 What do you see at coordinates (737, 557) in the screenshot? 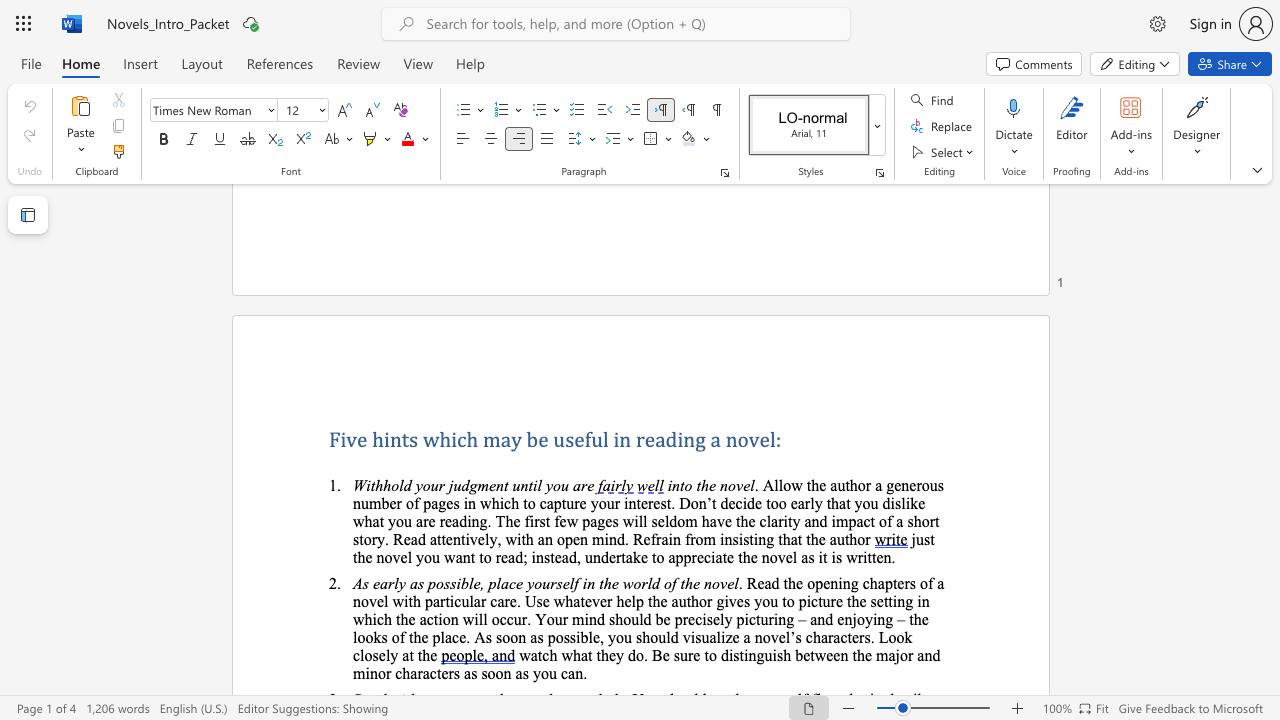
I see `the subset text "the novel as it is writte" within the text "just the novel you want to read; instead, undertake to appreciate the novel as it is written."` at bounding box center [737, 557].